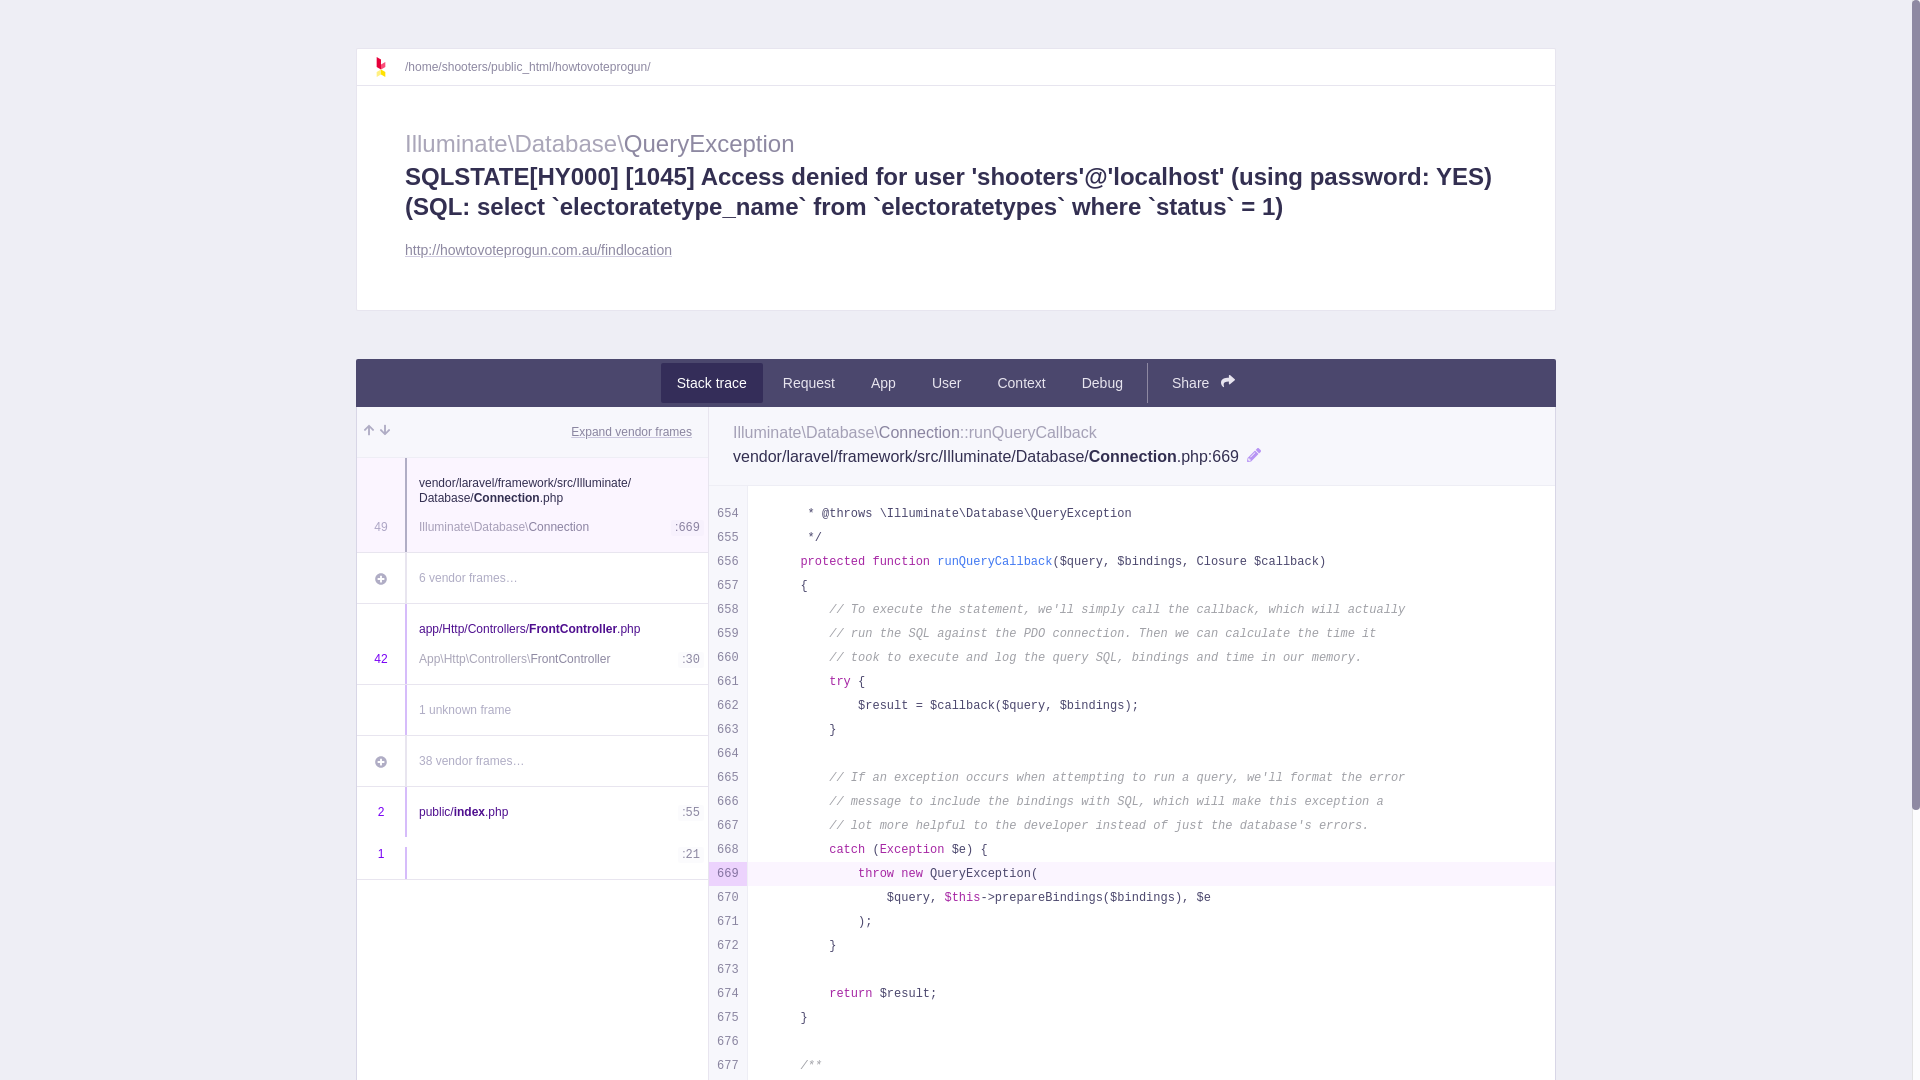  I want to click on 'Share', so click(1202, 382).